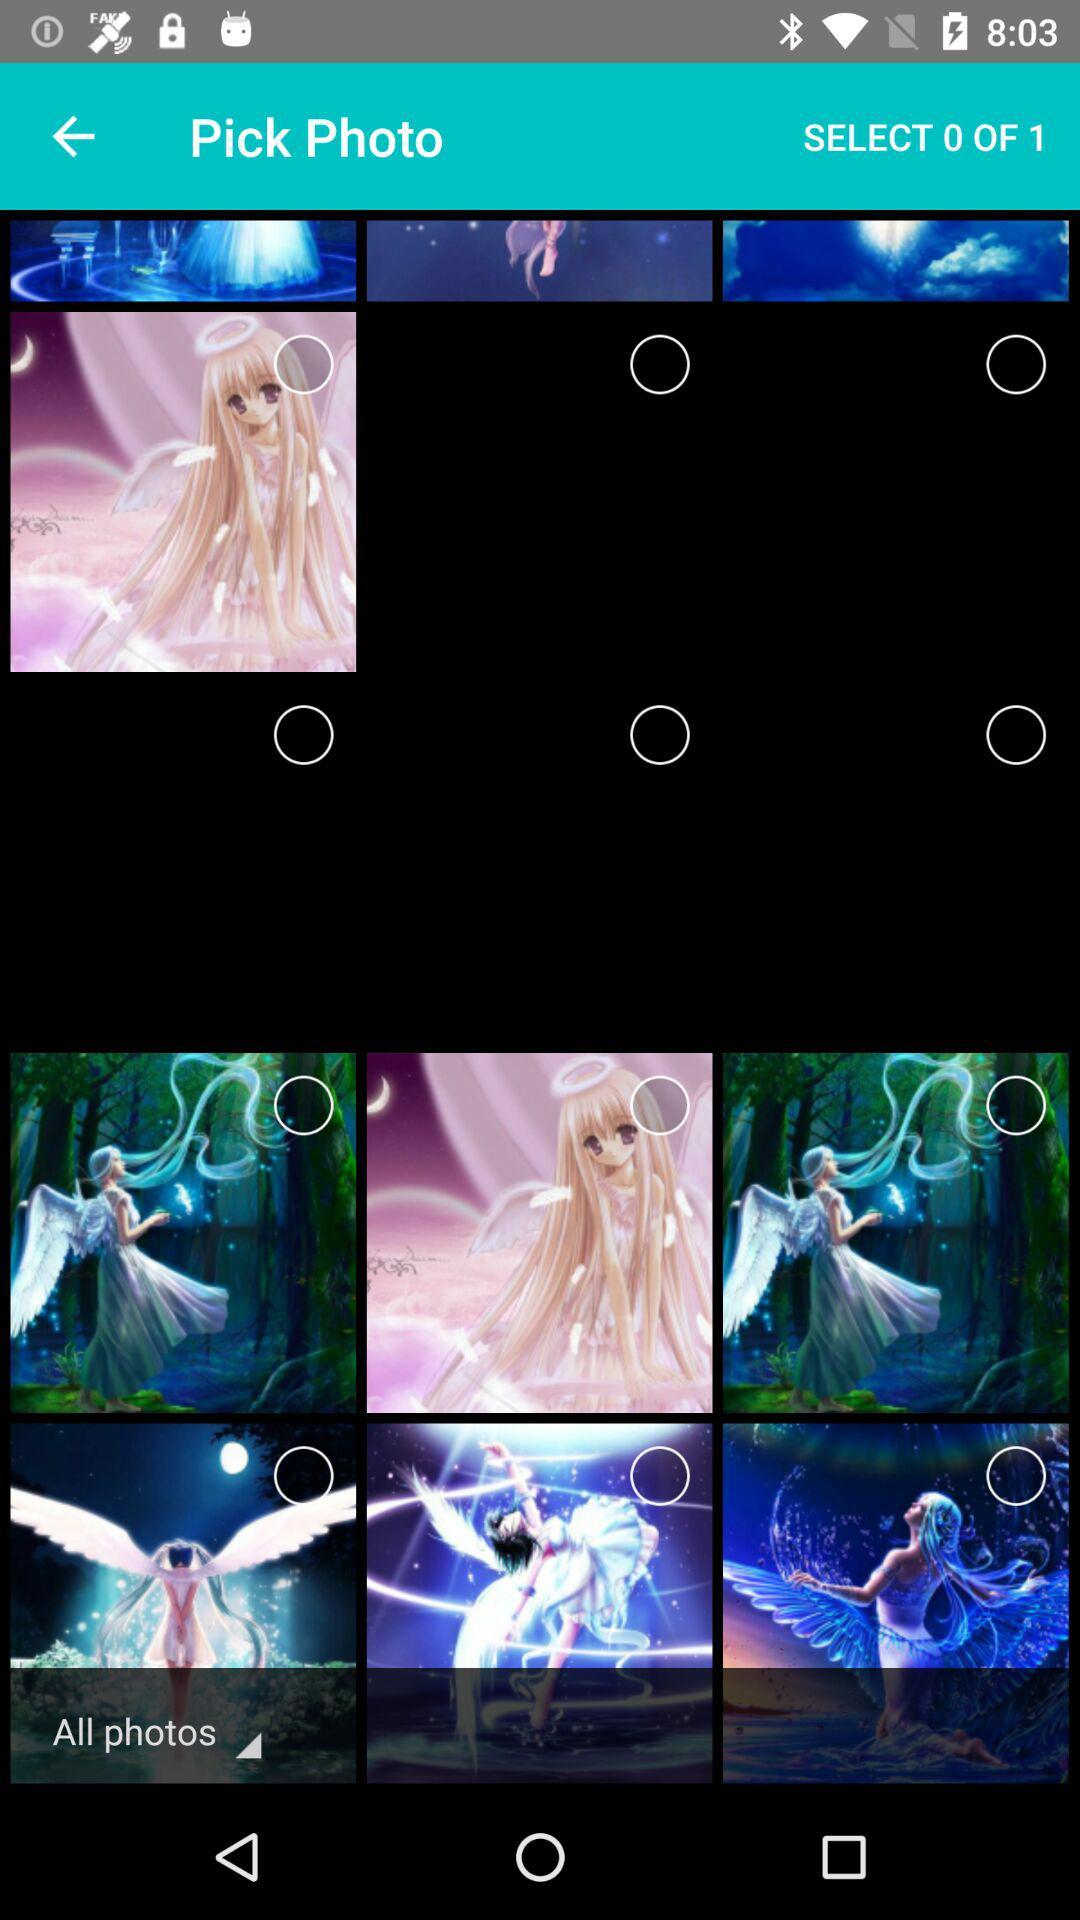 This screenshot has width=1080, height=1920. What do you see at coordinates (659, 364) in the screenshot?
I see `photo` at bounding box center [659, 364].